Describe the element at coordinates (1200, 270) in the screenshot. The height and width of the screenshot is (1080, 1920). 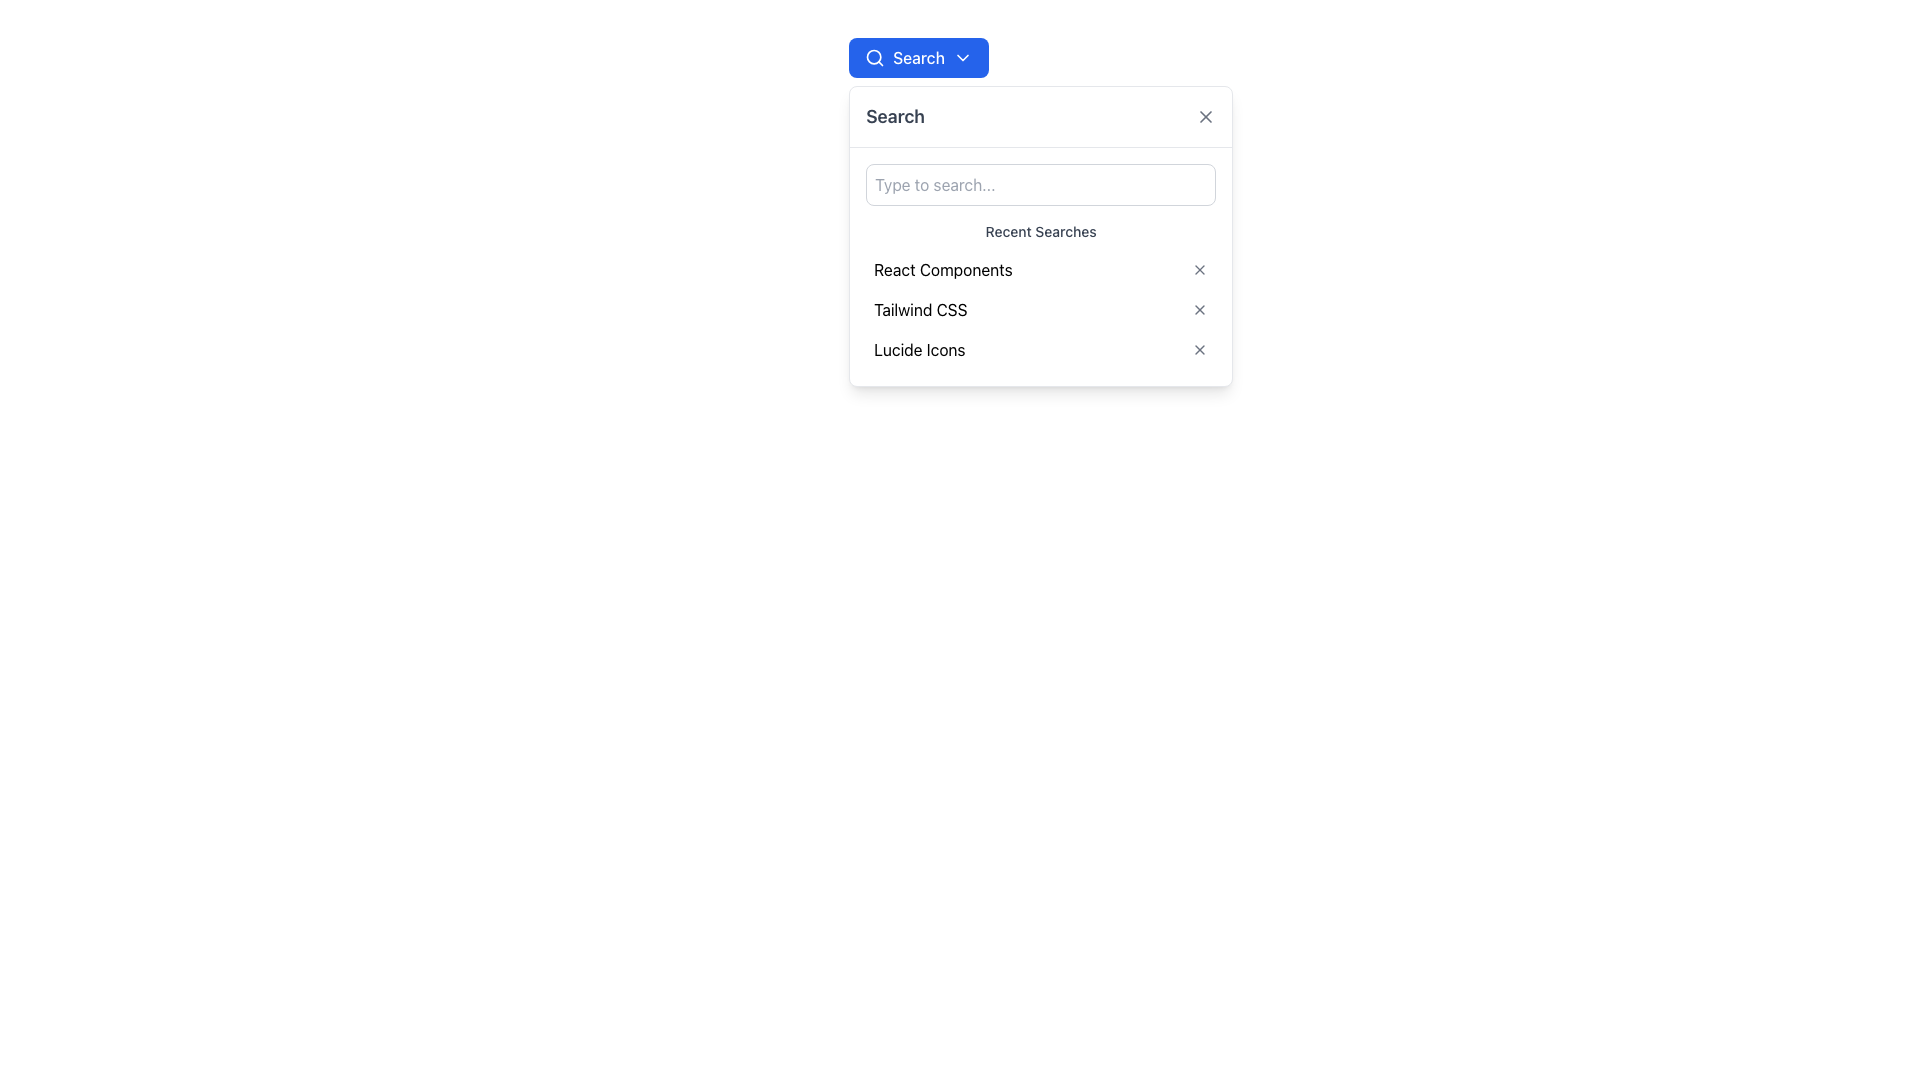
I see `the icon button located to the right of 'React Components' in the 'Recent Searches' list` at that location.